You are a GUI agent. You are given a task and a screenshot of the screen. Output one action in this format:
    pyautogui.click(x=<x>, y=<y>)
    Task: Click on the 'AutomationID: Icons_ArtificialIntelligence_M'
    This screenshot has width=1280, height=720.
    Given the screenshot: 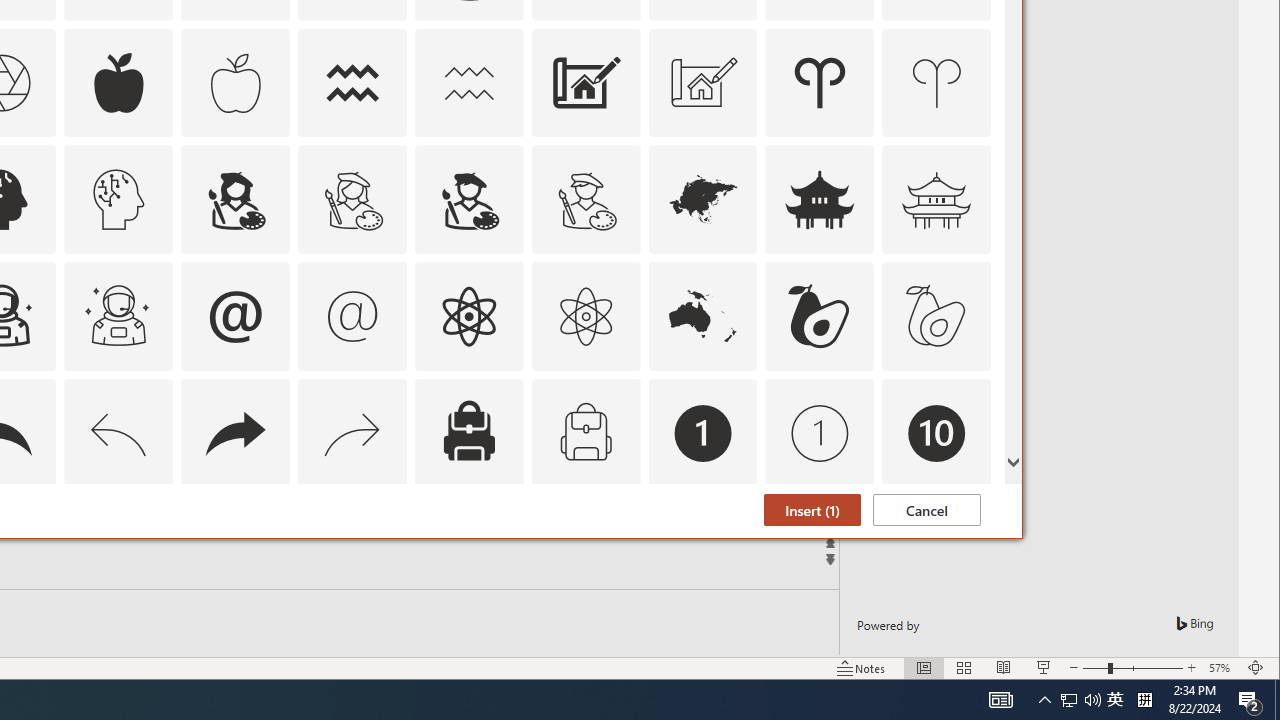 What is the action you would take?
    pyautogui.click(x=118, y=200)
    